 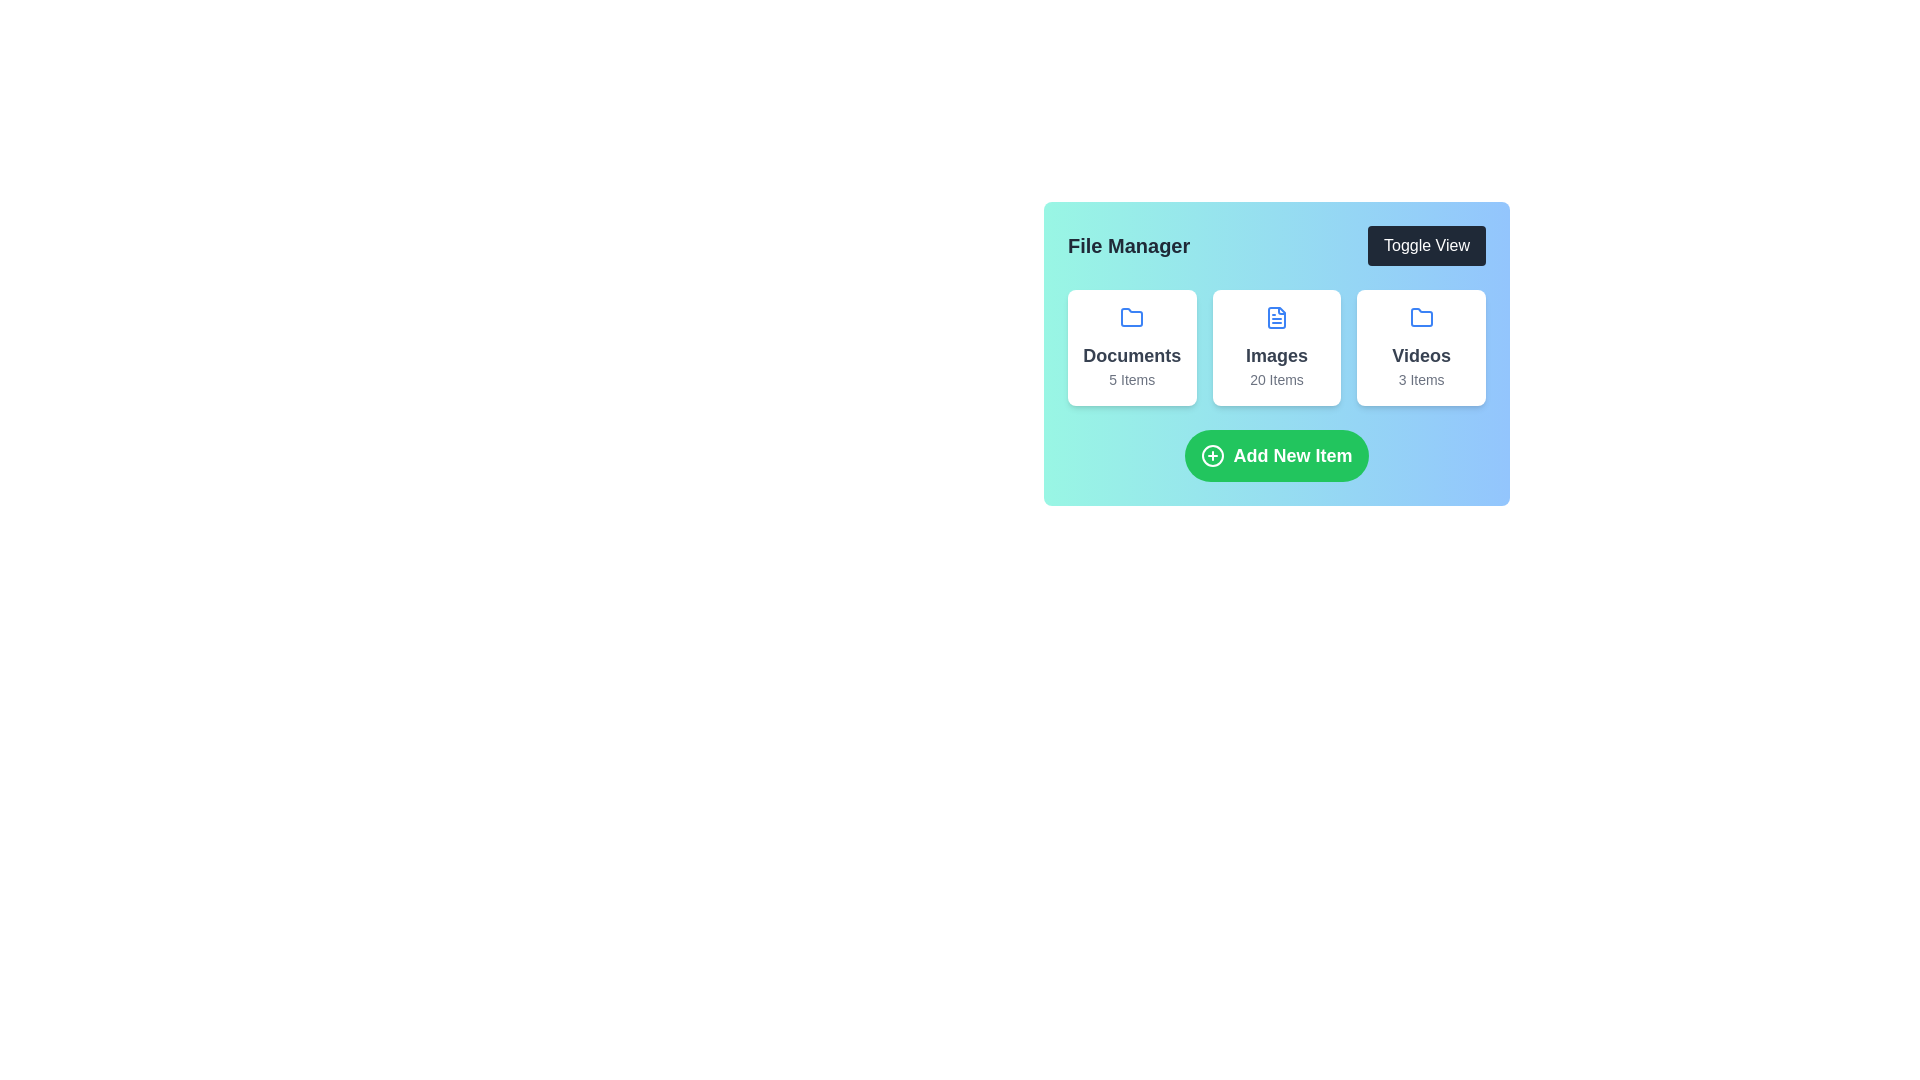 I want to click on the button located beneath the grid layout of 'Documents', 'Images', and 'Videos' in the 'File Manager' section, so click(x=1275, y=455).